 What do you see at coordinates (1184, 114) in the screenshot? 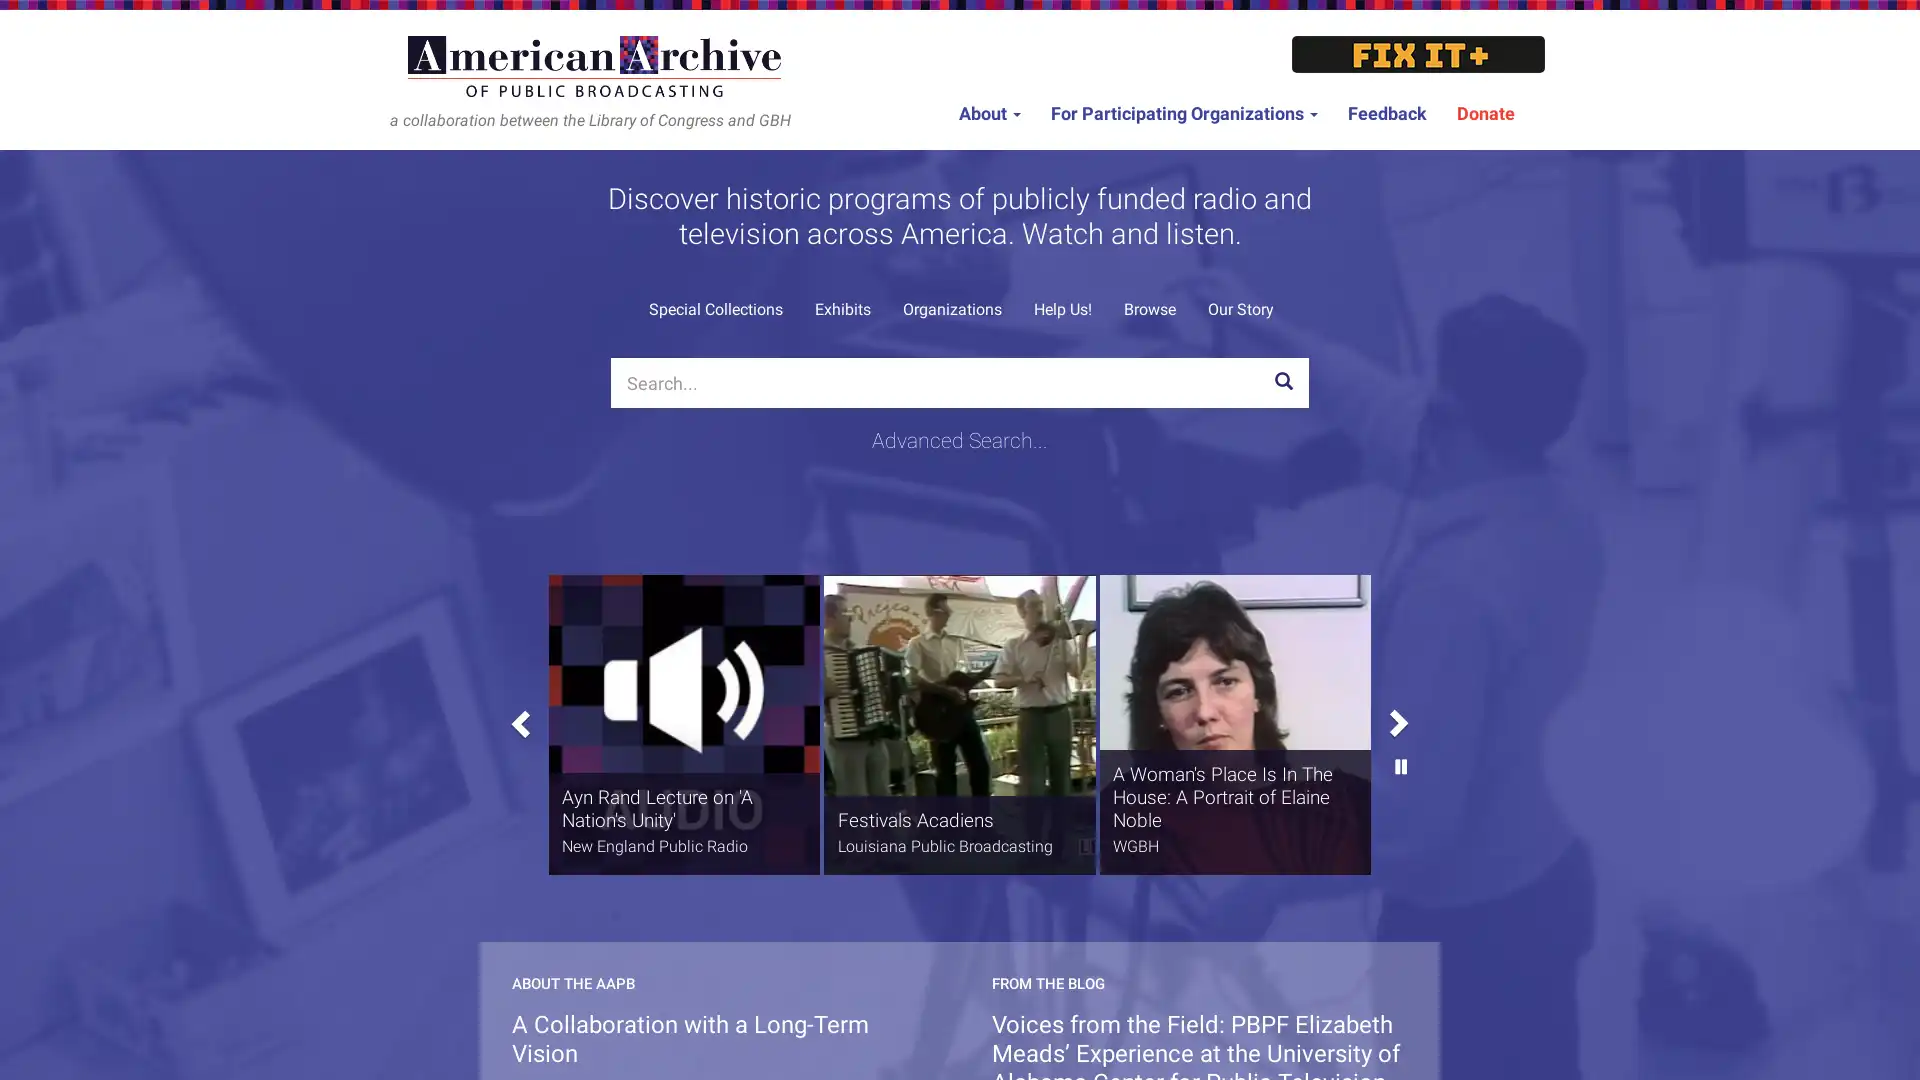
I see `For Participating Organizations` at bounding box center [1184, 114].